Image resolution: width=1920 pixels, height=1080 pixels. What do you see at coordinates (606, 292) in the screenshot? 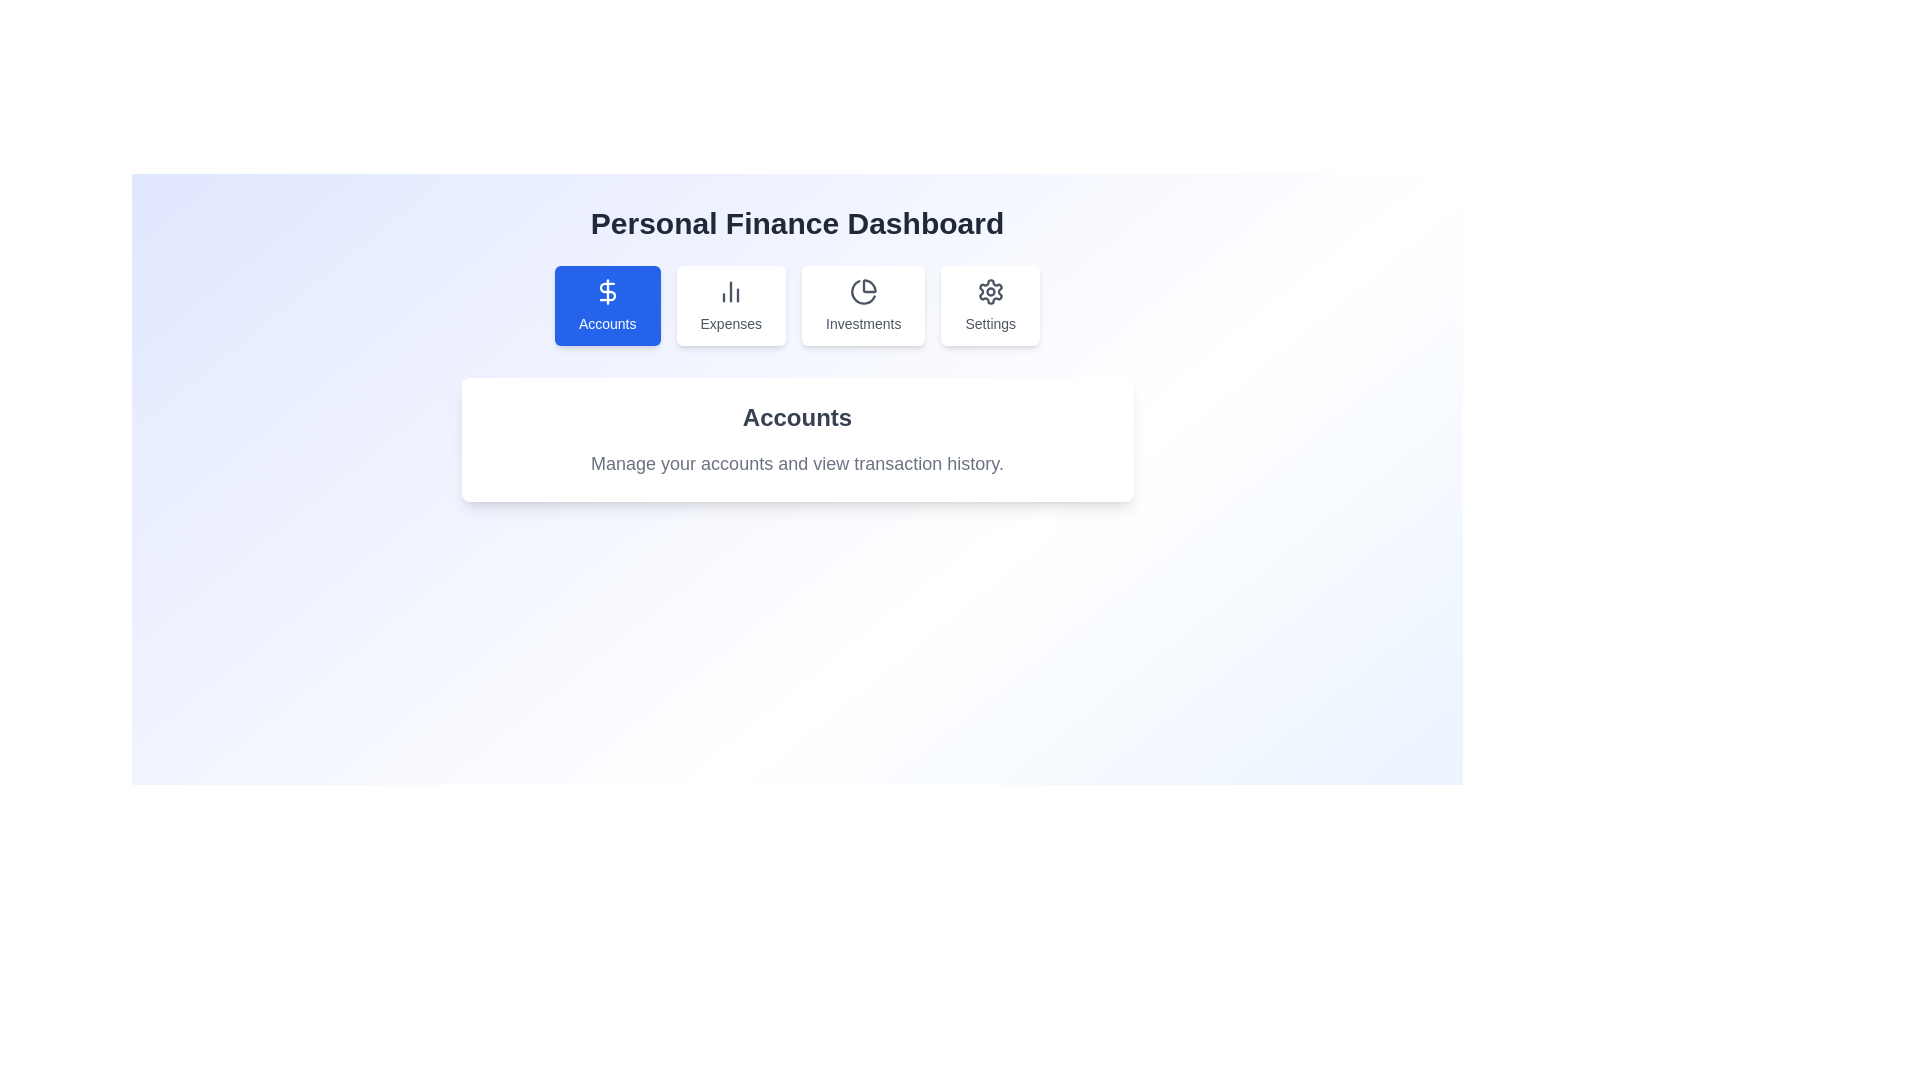
I see `the dollar sign outline icon located within the blue 'Accounts' button` at bounding box center [606, 292].